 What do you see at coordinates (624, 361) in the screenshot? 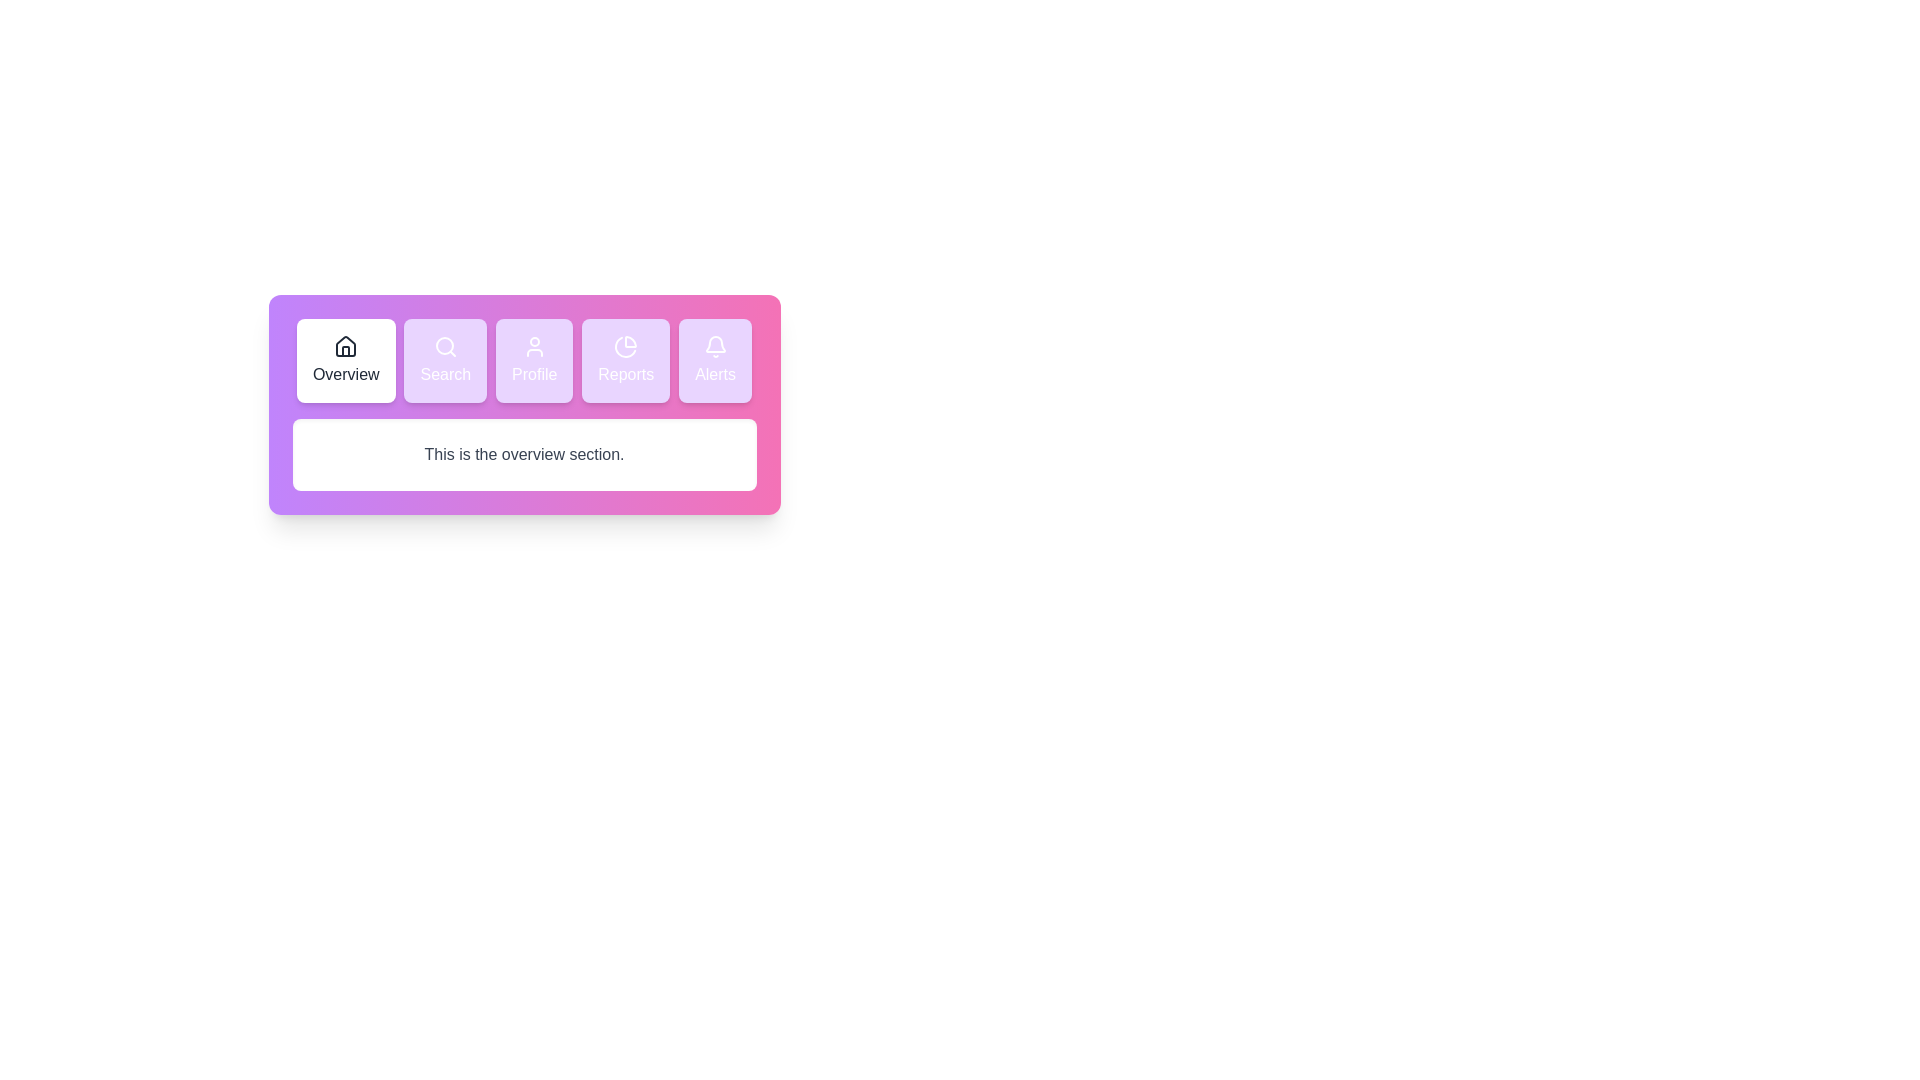
I see `the navigational button located beneath the larger navigation bar` at bounding box center [624, 361].